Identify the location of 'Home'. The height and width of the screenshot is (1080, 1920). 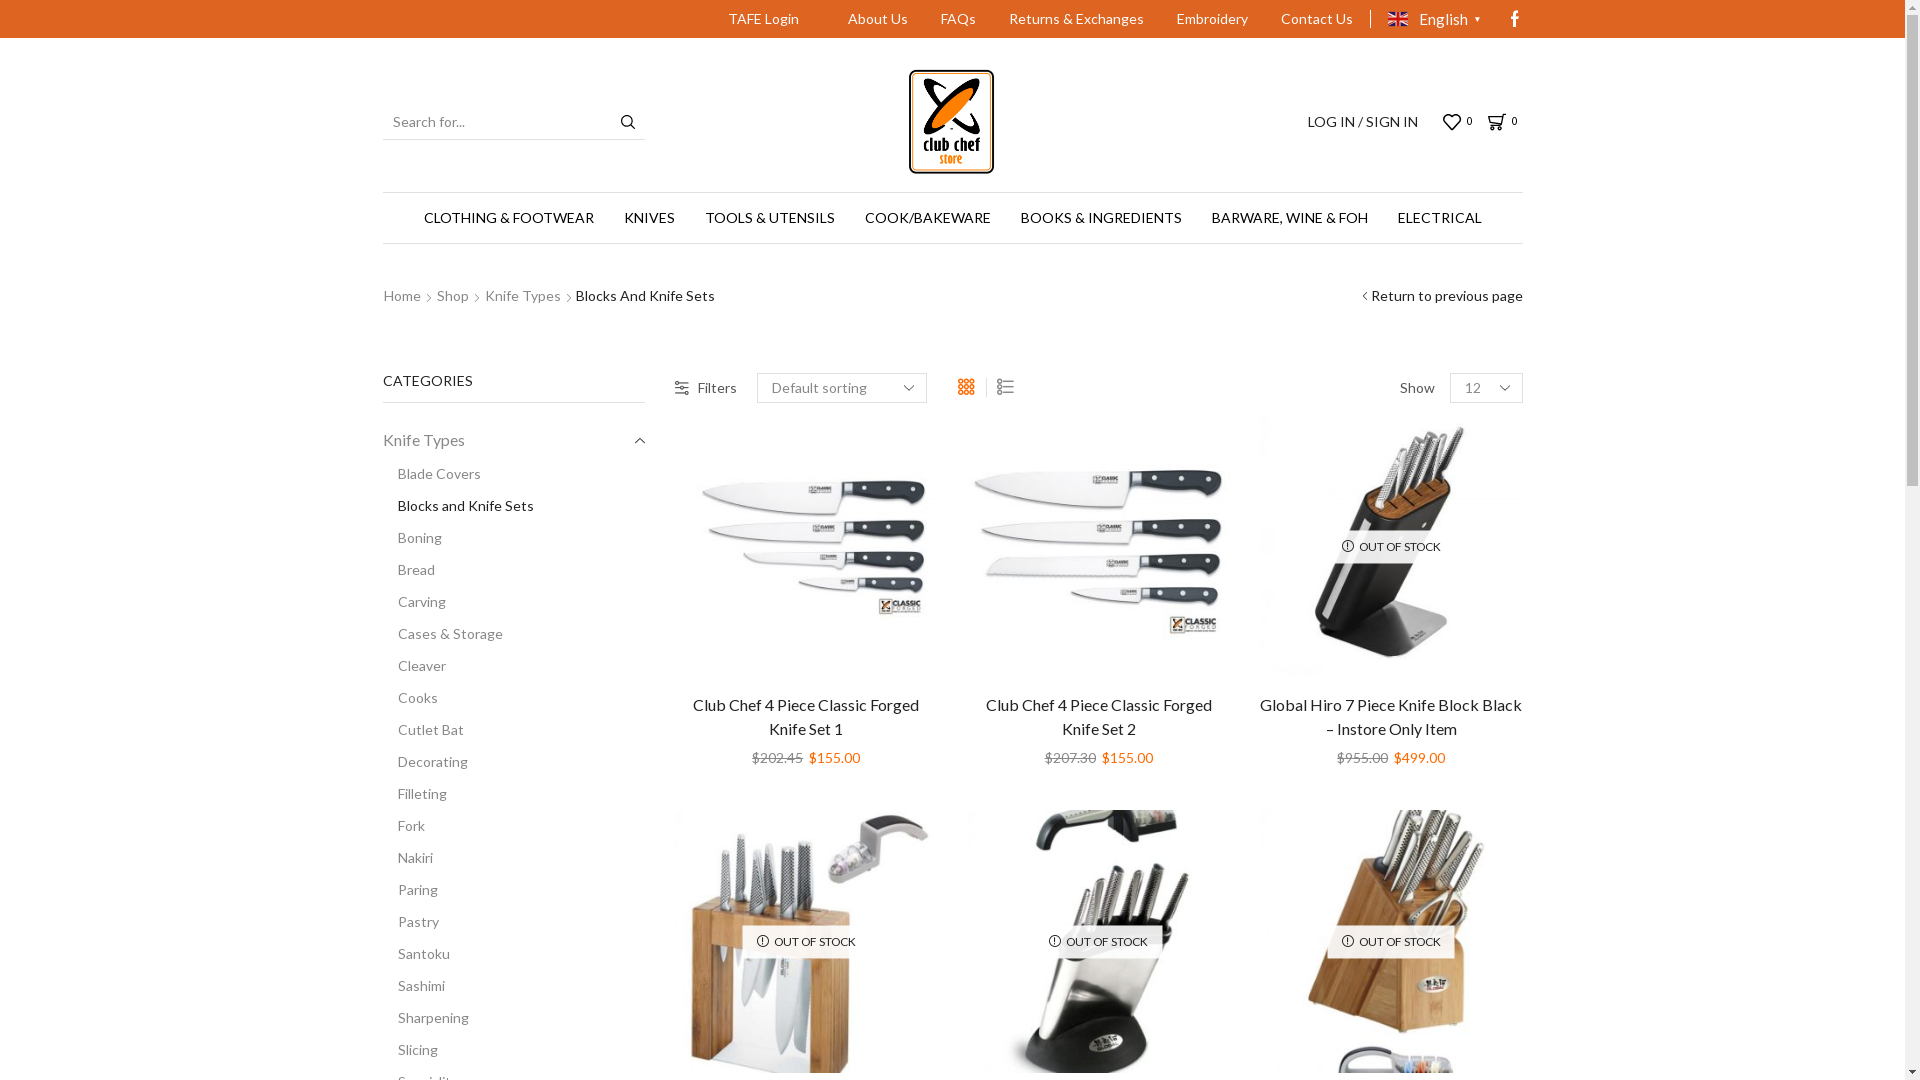
(400, 296).